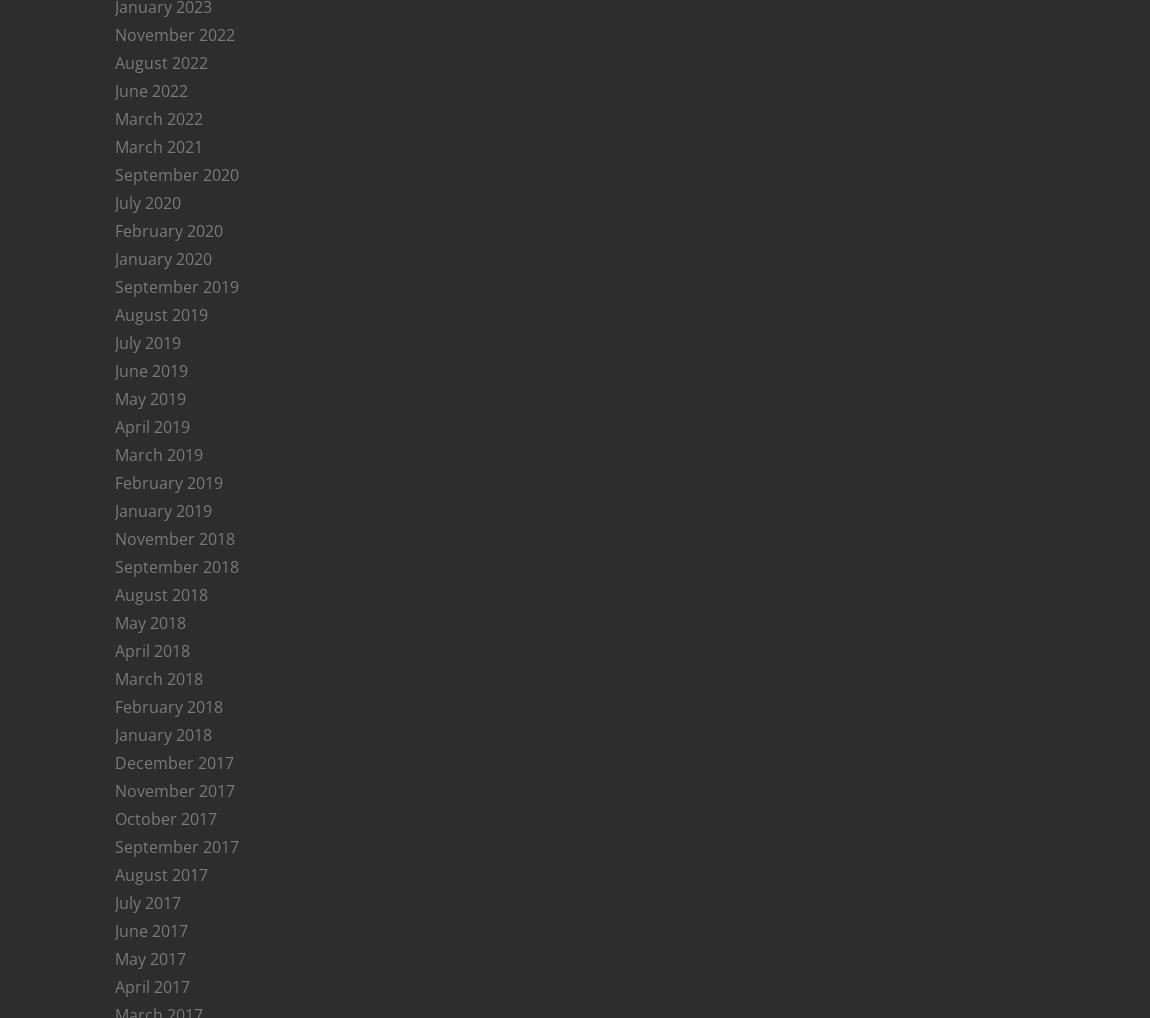 The height and width of the screenshot is (1018, 1150). I want to click on 'Archives', so click(164, 851).